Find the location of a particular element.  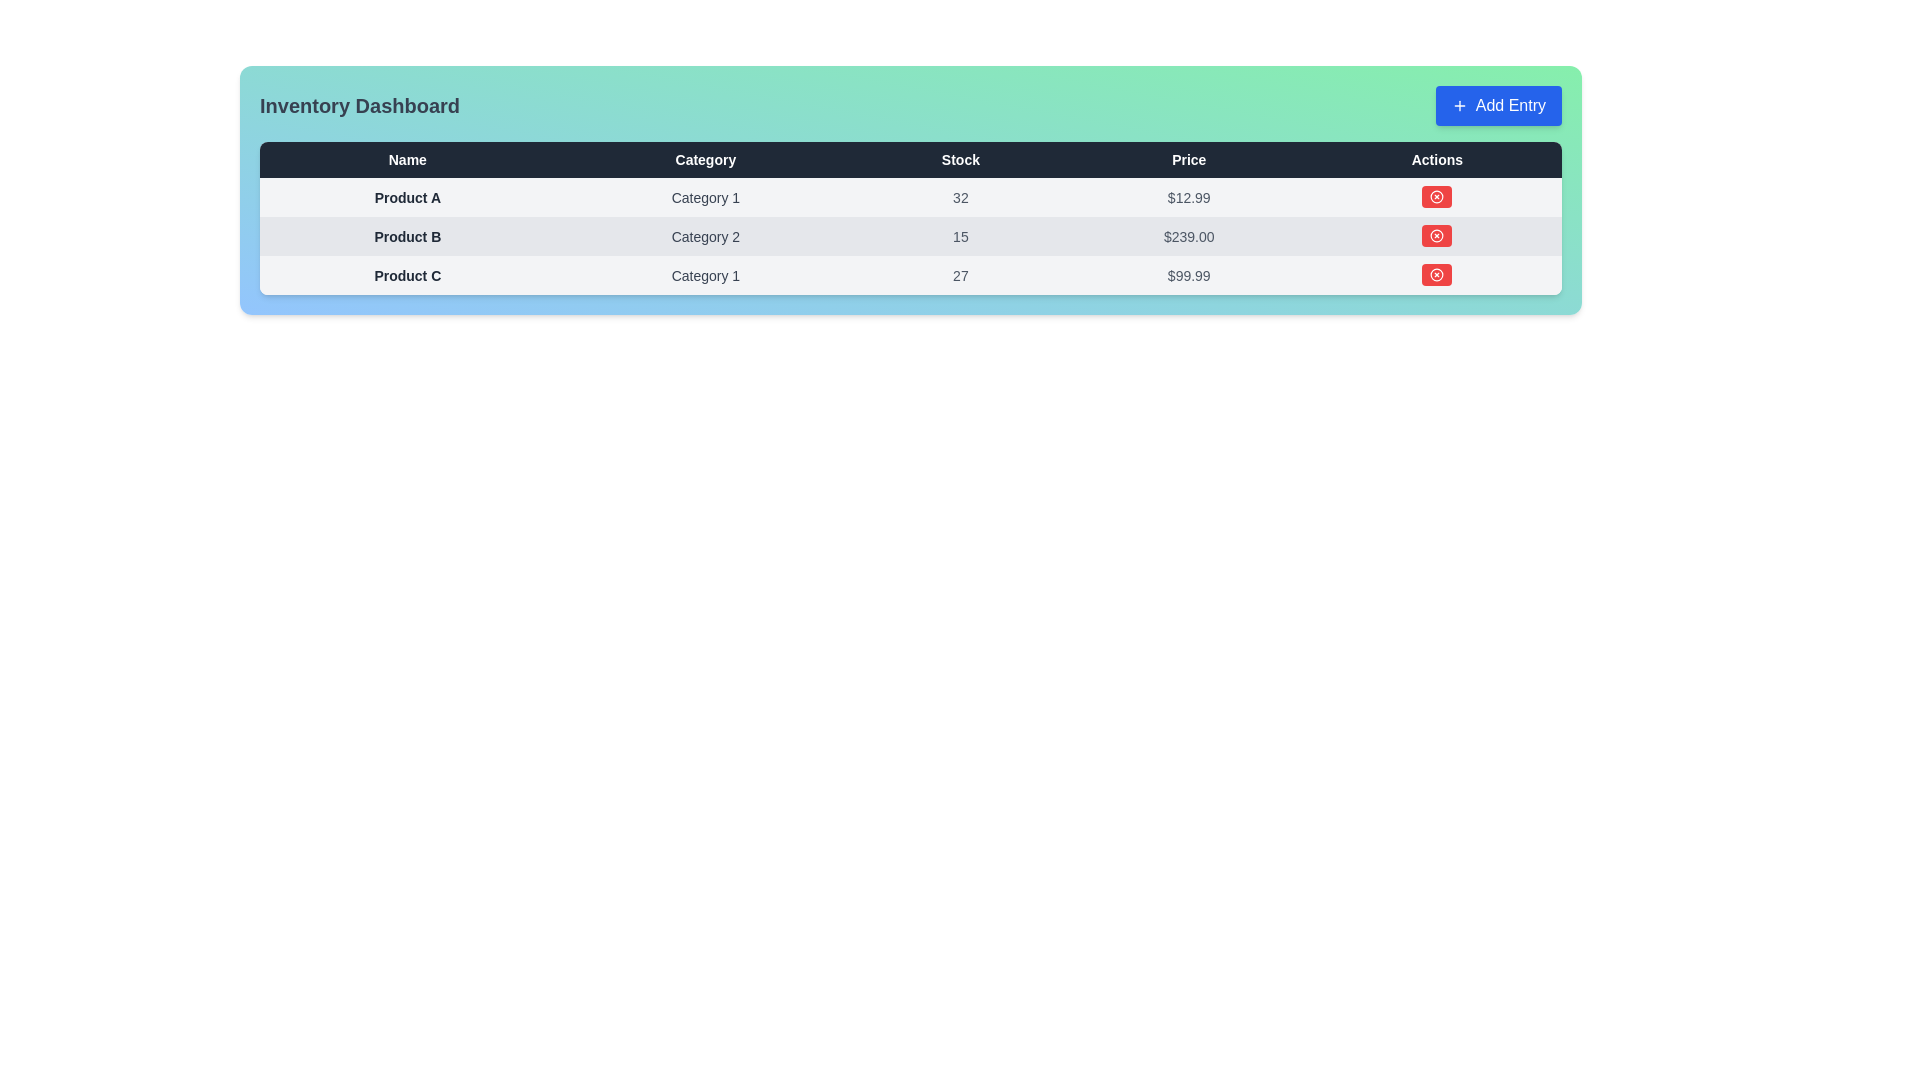

the Plain Text element that indicates the category classification of 'Product B' in the table, located in the second column next to 'Product B' and '15' is located at coordinates (705, 235).